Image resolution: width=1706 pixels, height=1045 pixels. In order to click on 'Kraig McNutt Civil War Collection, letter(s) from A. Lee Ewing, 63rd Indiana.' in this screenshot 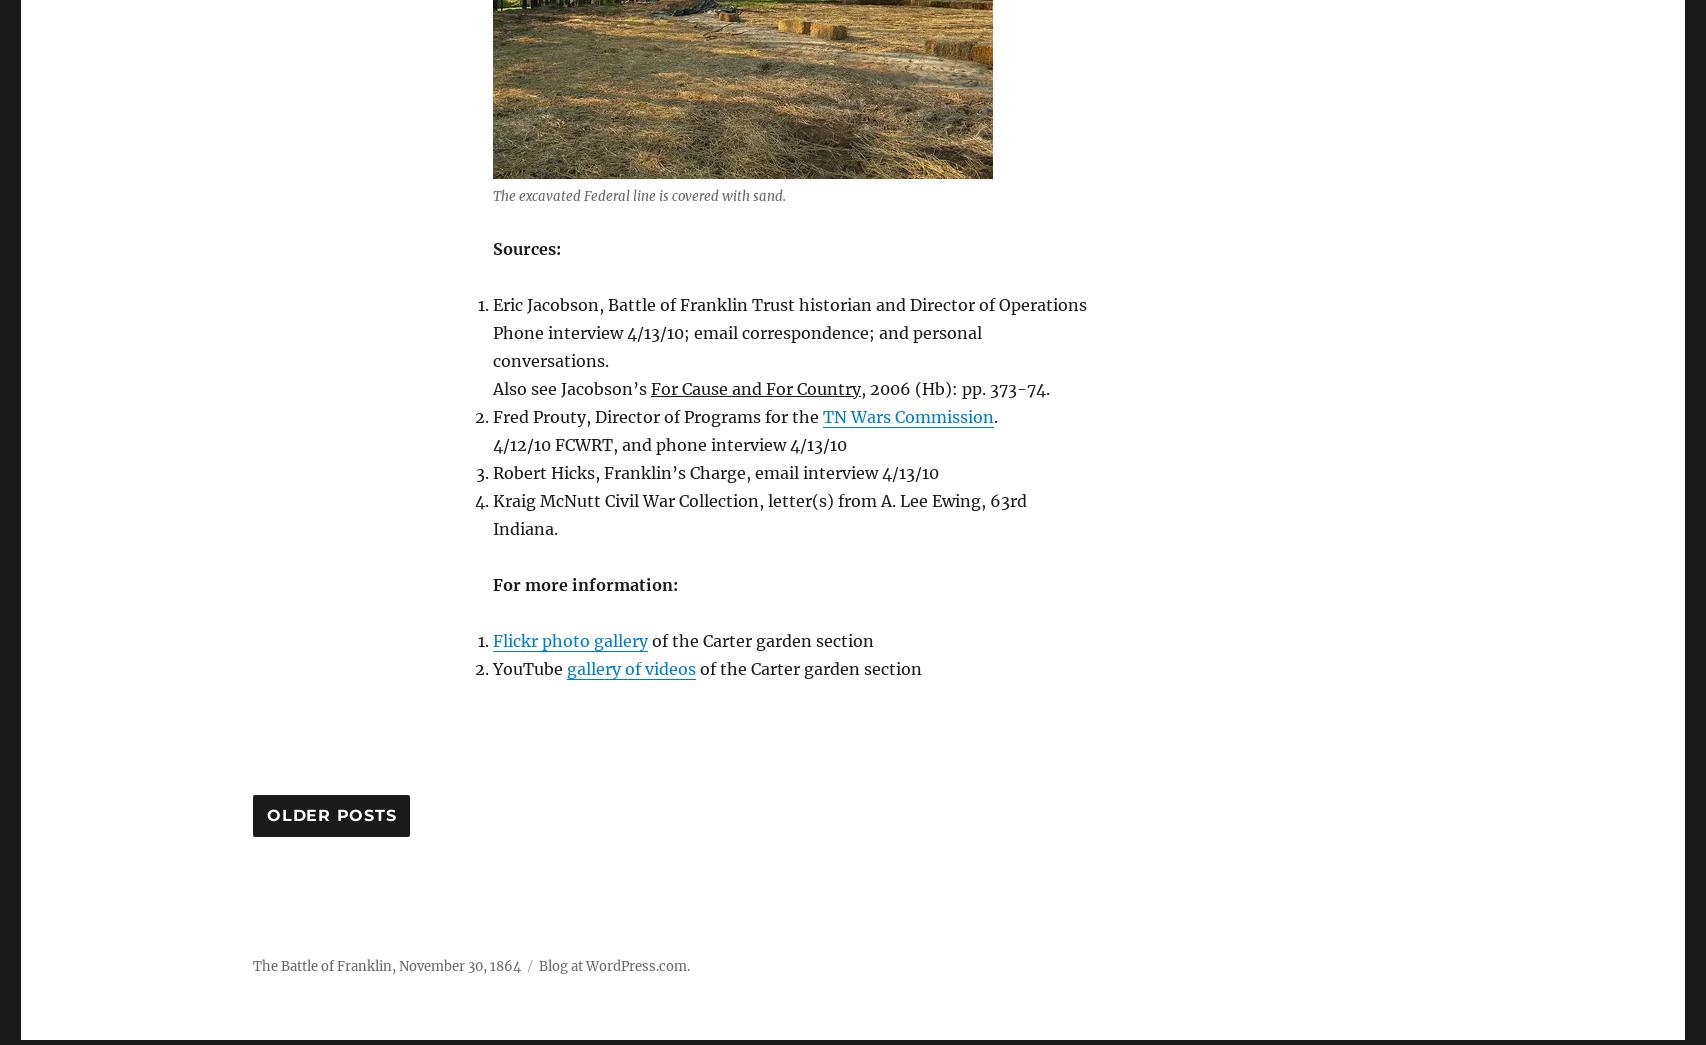, I will do `click(759, 513)`.